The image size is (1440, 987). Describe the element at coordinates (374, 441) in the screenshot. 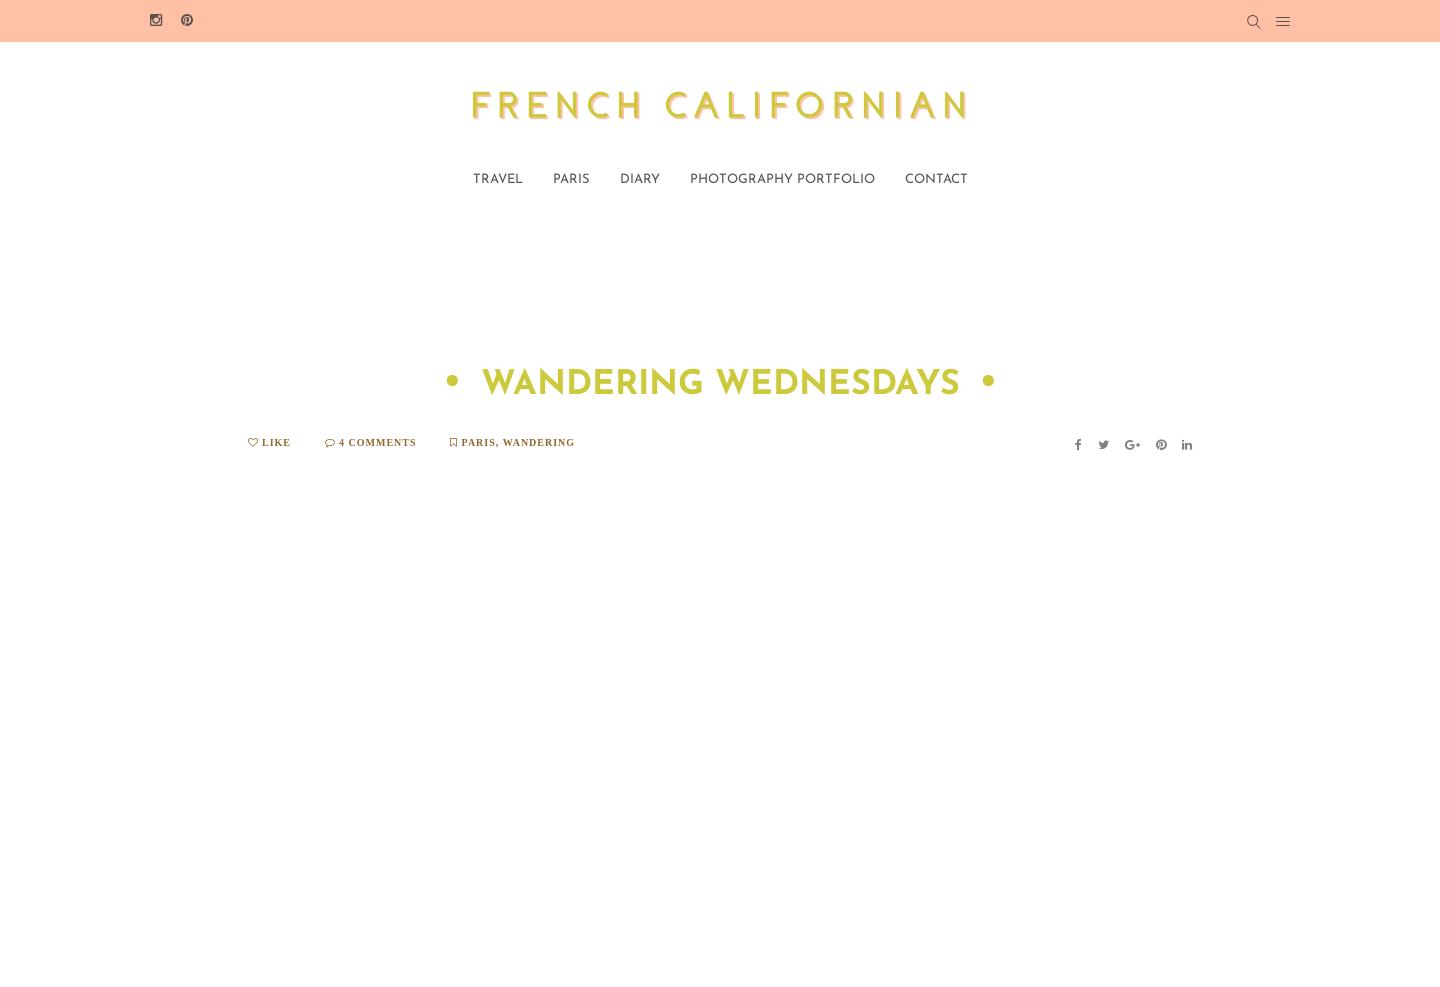

I see `'4 Comments'` at that location.